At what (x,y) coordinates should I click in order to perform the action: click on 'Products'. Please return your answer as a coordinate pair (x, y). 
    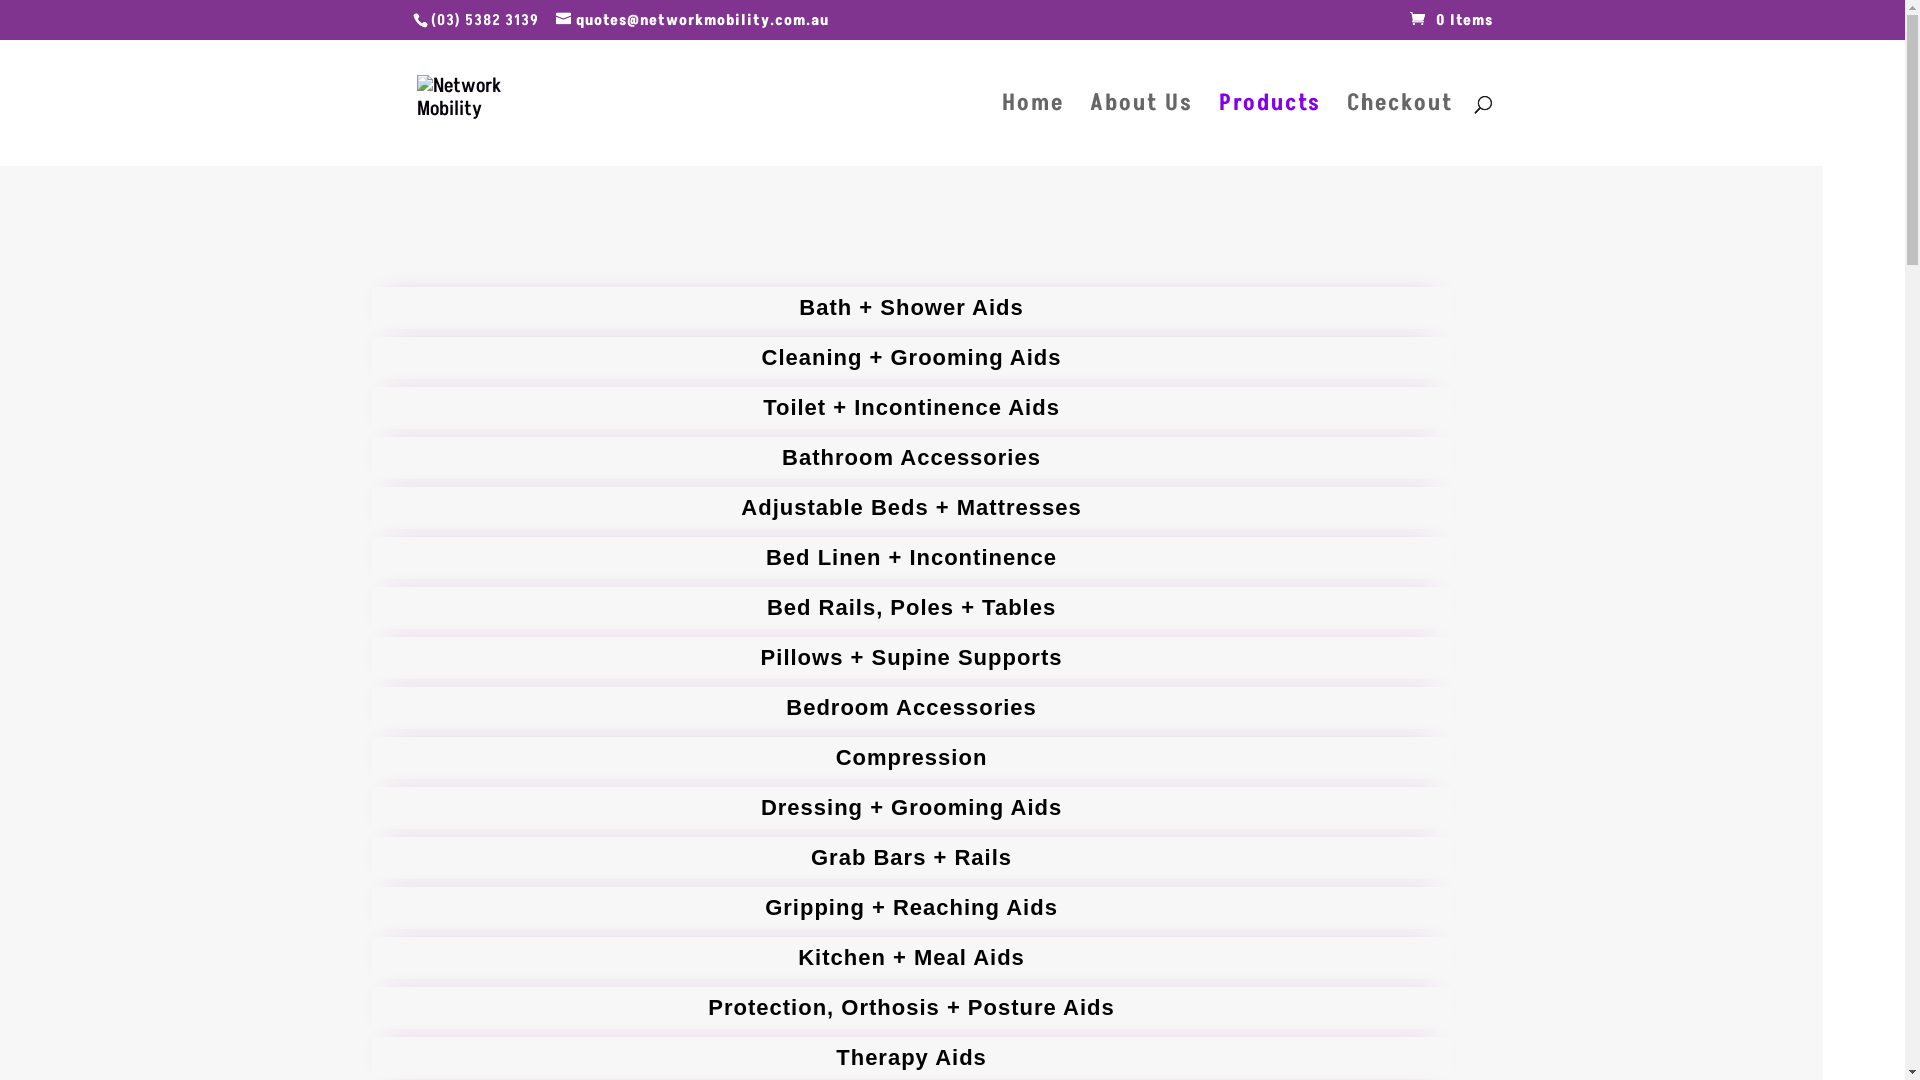
    Looking at the image, I should click on (1267, 131).